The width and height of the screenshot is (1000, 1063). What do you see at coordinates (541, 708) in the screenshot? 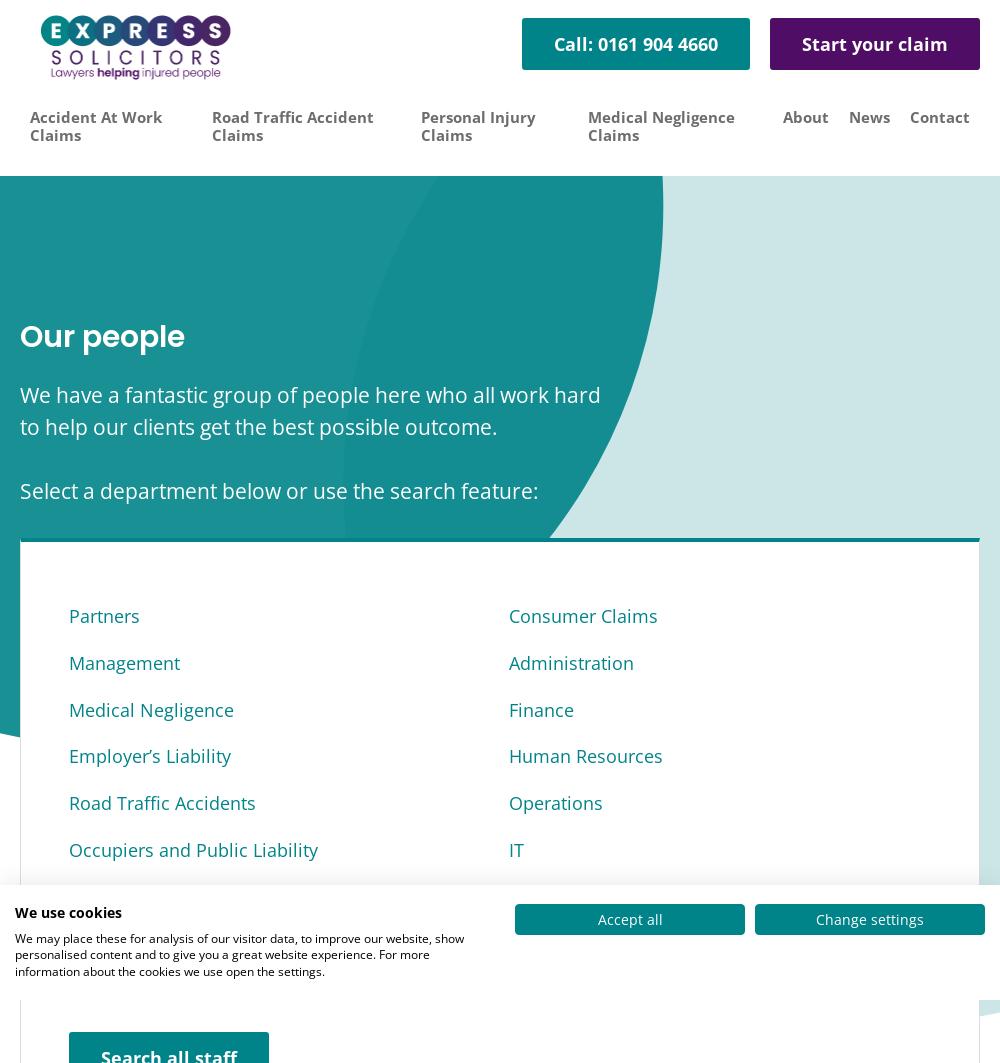
I see `'Finance'` at bounding box center [541, 708].